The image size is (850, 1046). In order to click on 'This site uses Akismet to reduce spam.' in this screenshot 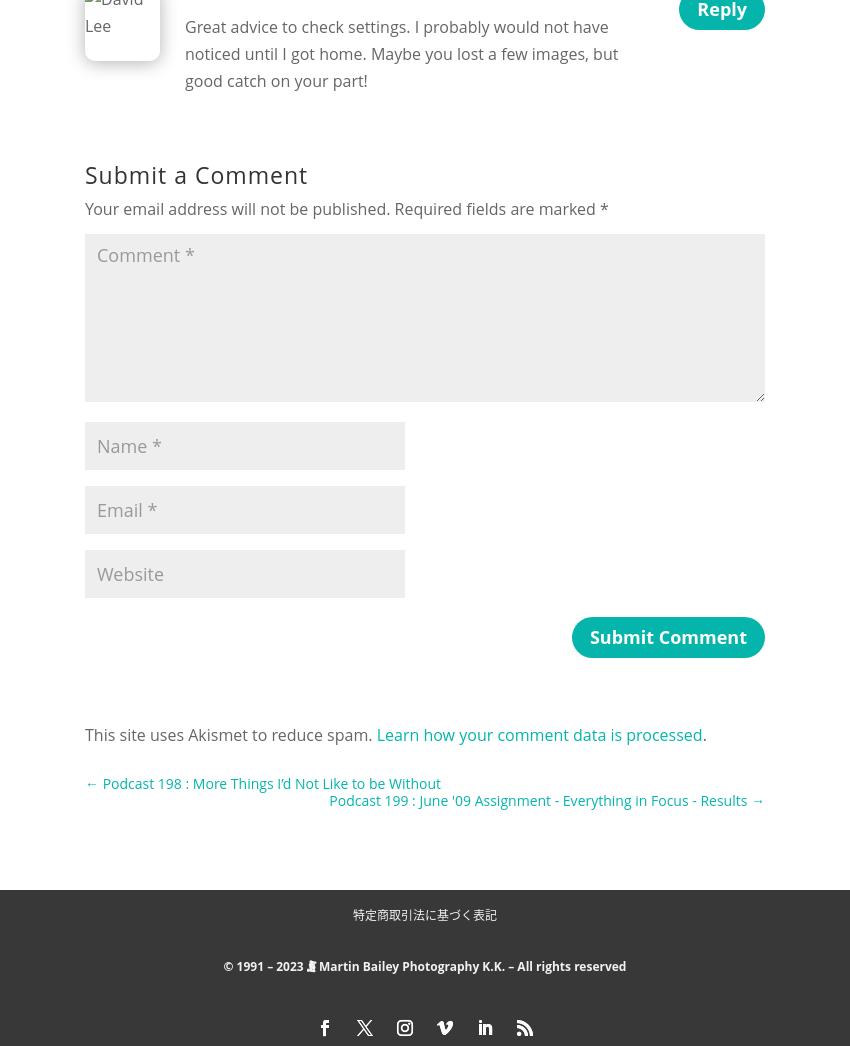, I will do `click(230, 734)`.